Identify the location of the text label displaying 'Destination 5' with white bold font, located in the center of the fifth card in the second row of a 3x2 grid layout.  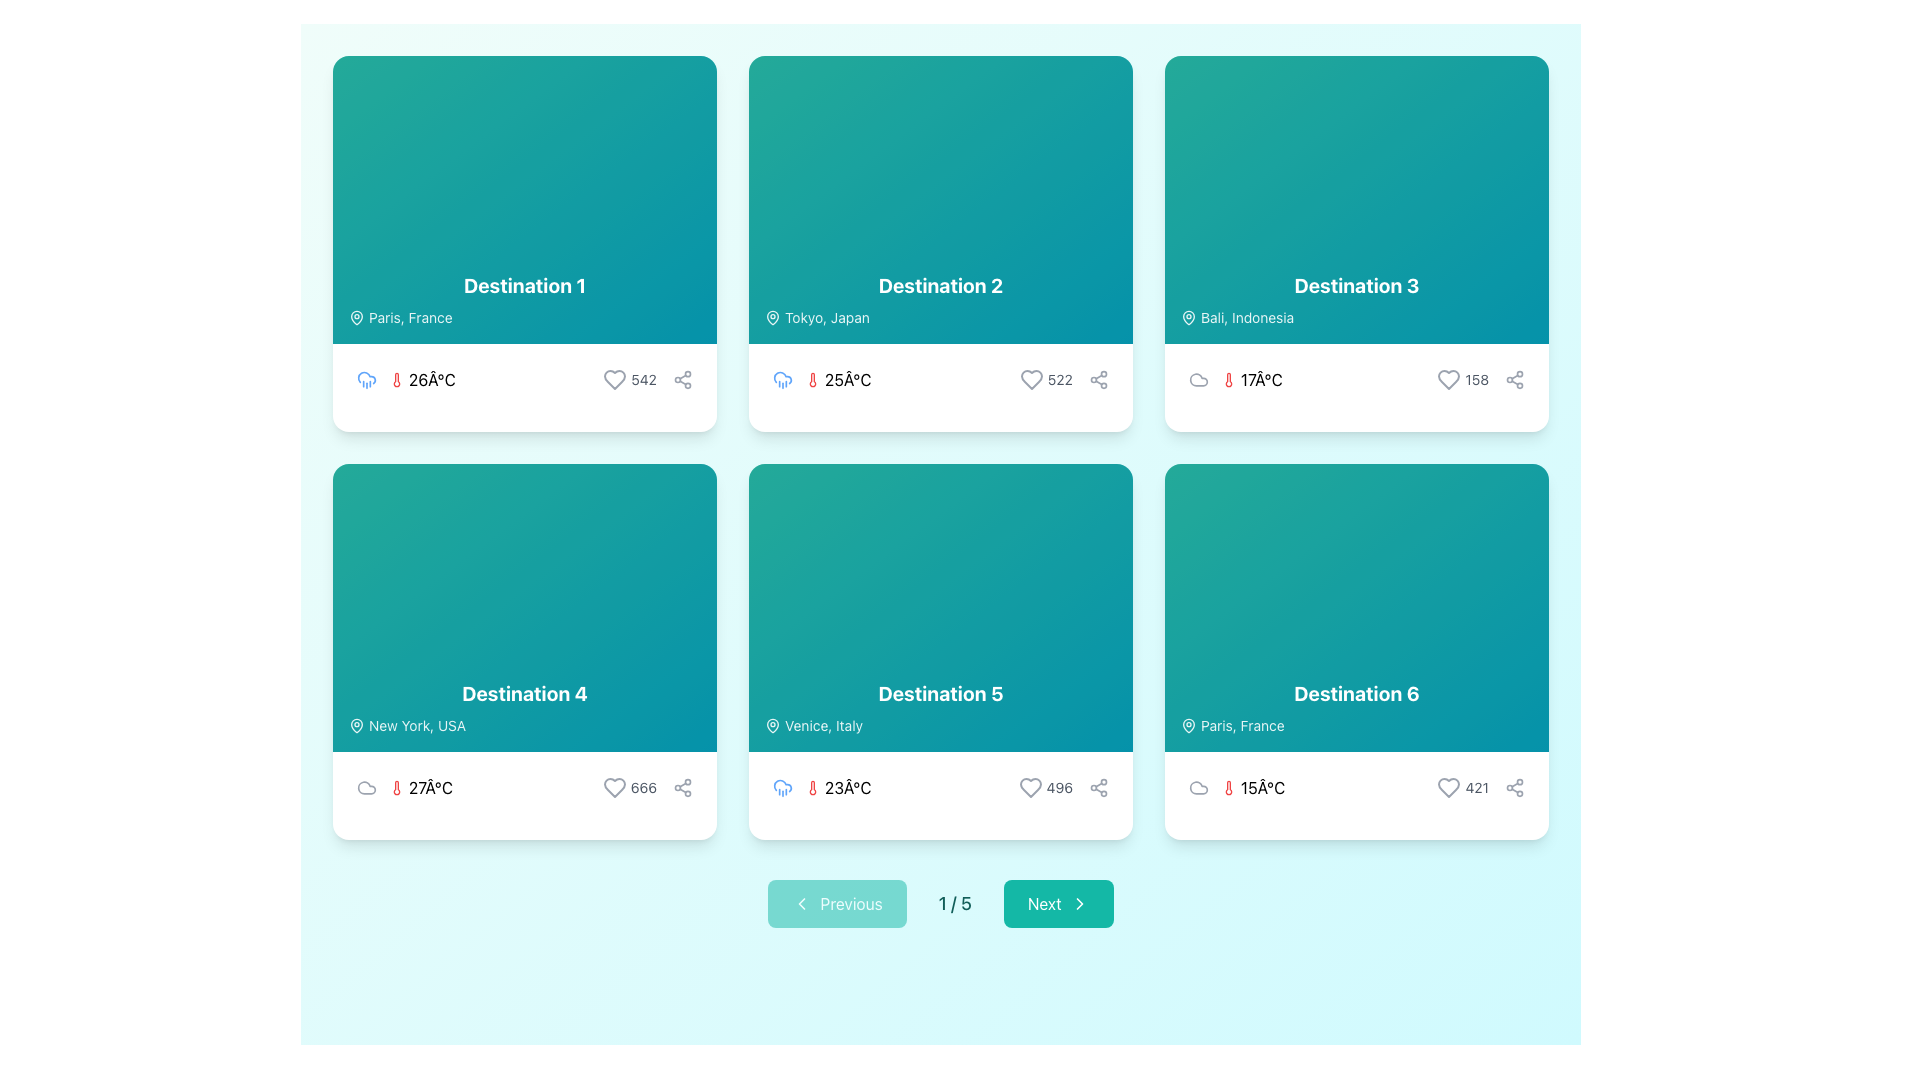
(939, 693).